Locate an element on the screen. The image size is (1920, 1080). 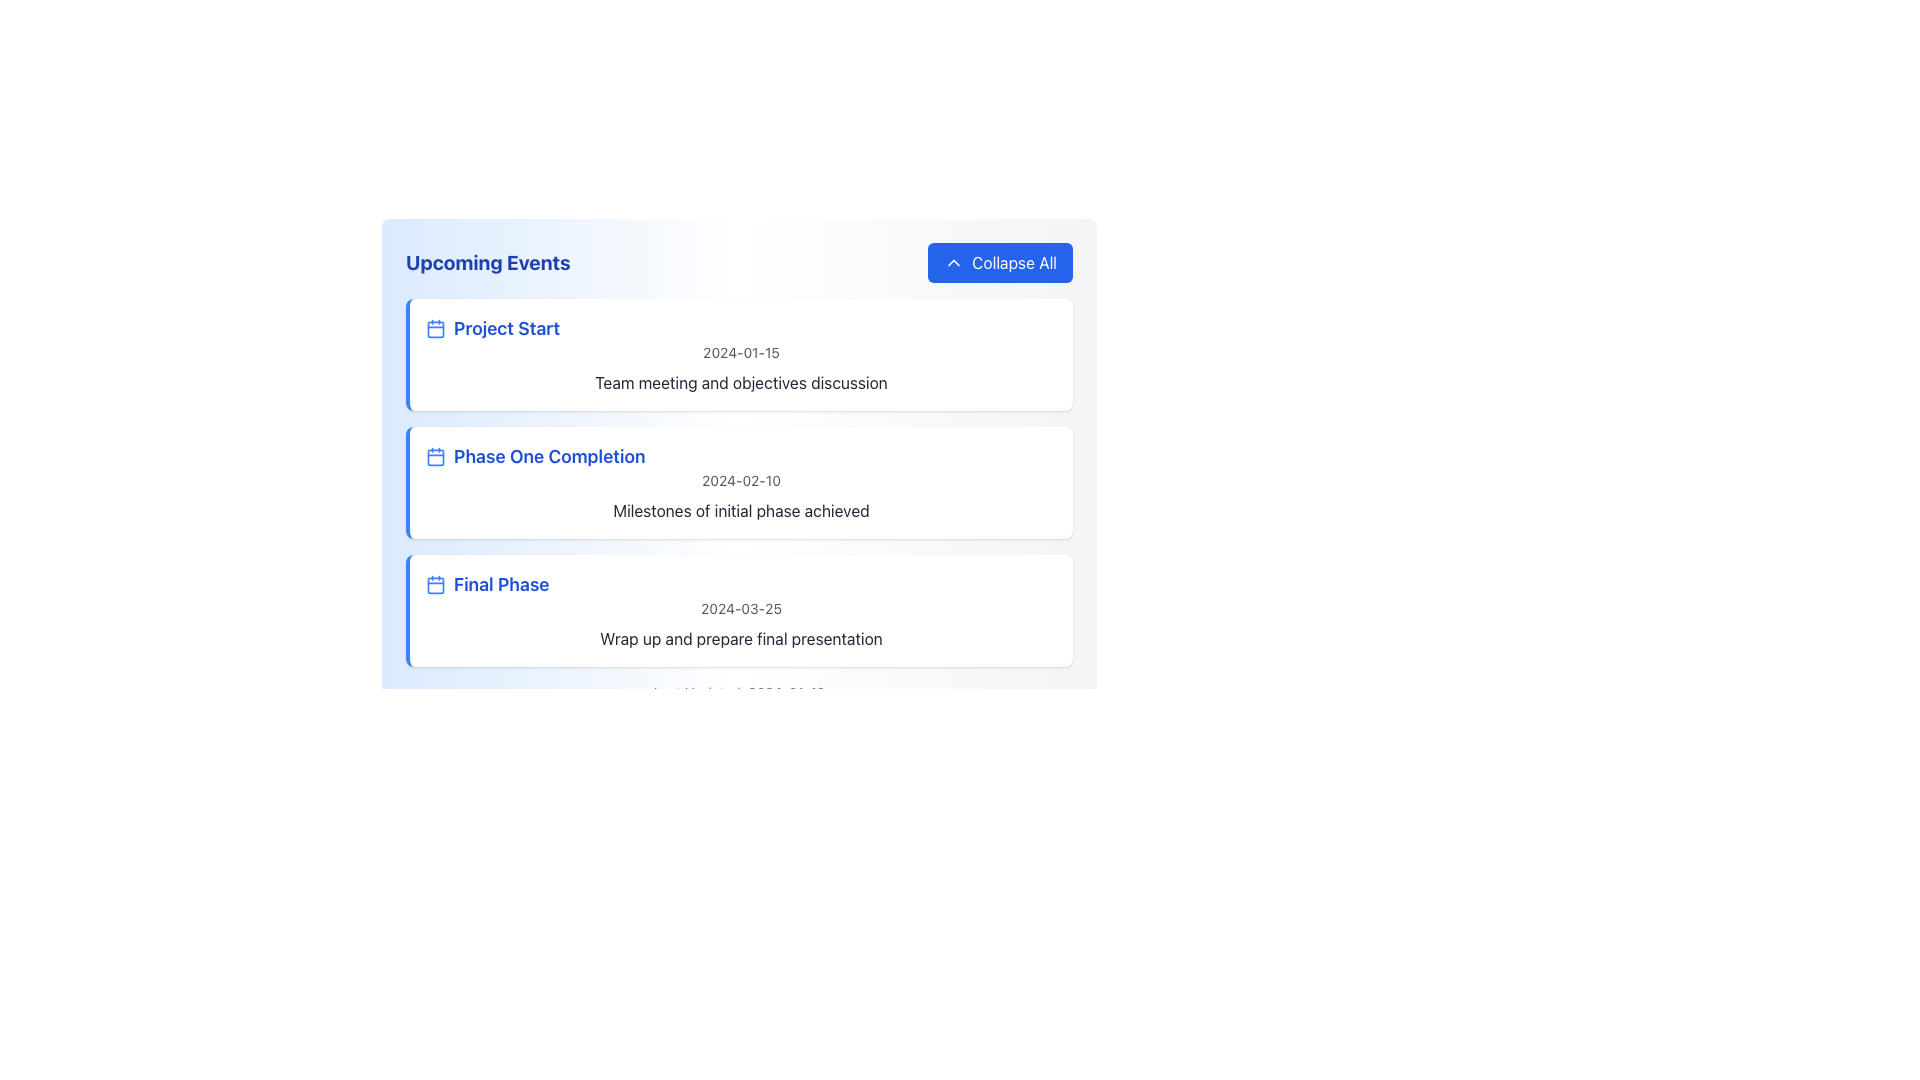
the event card labeled 'Phase One Completion' is located at coordinates (738, 441).